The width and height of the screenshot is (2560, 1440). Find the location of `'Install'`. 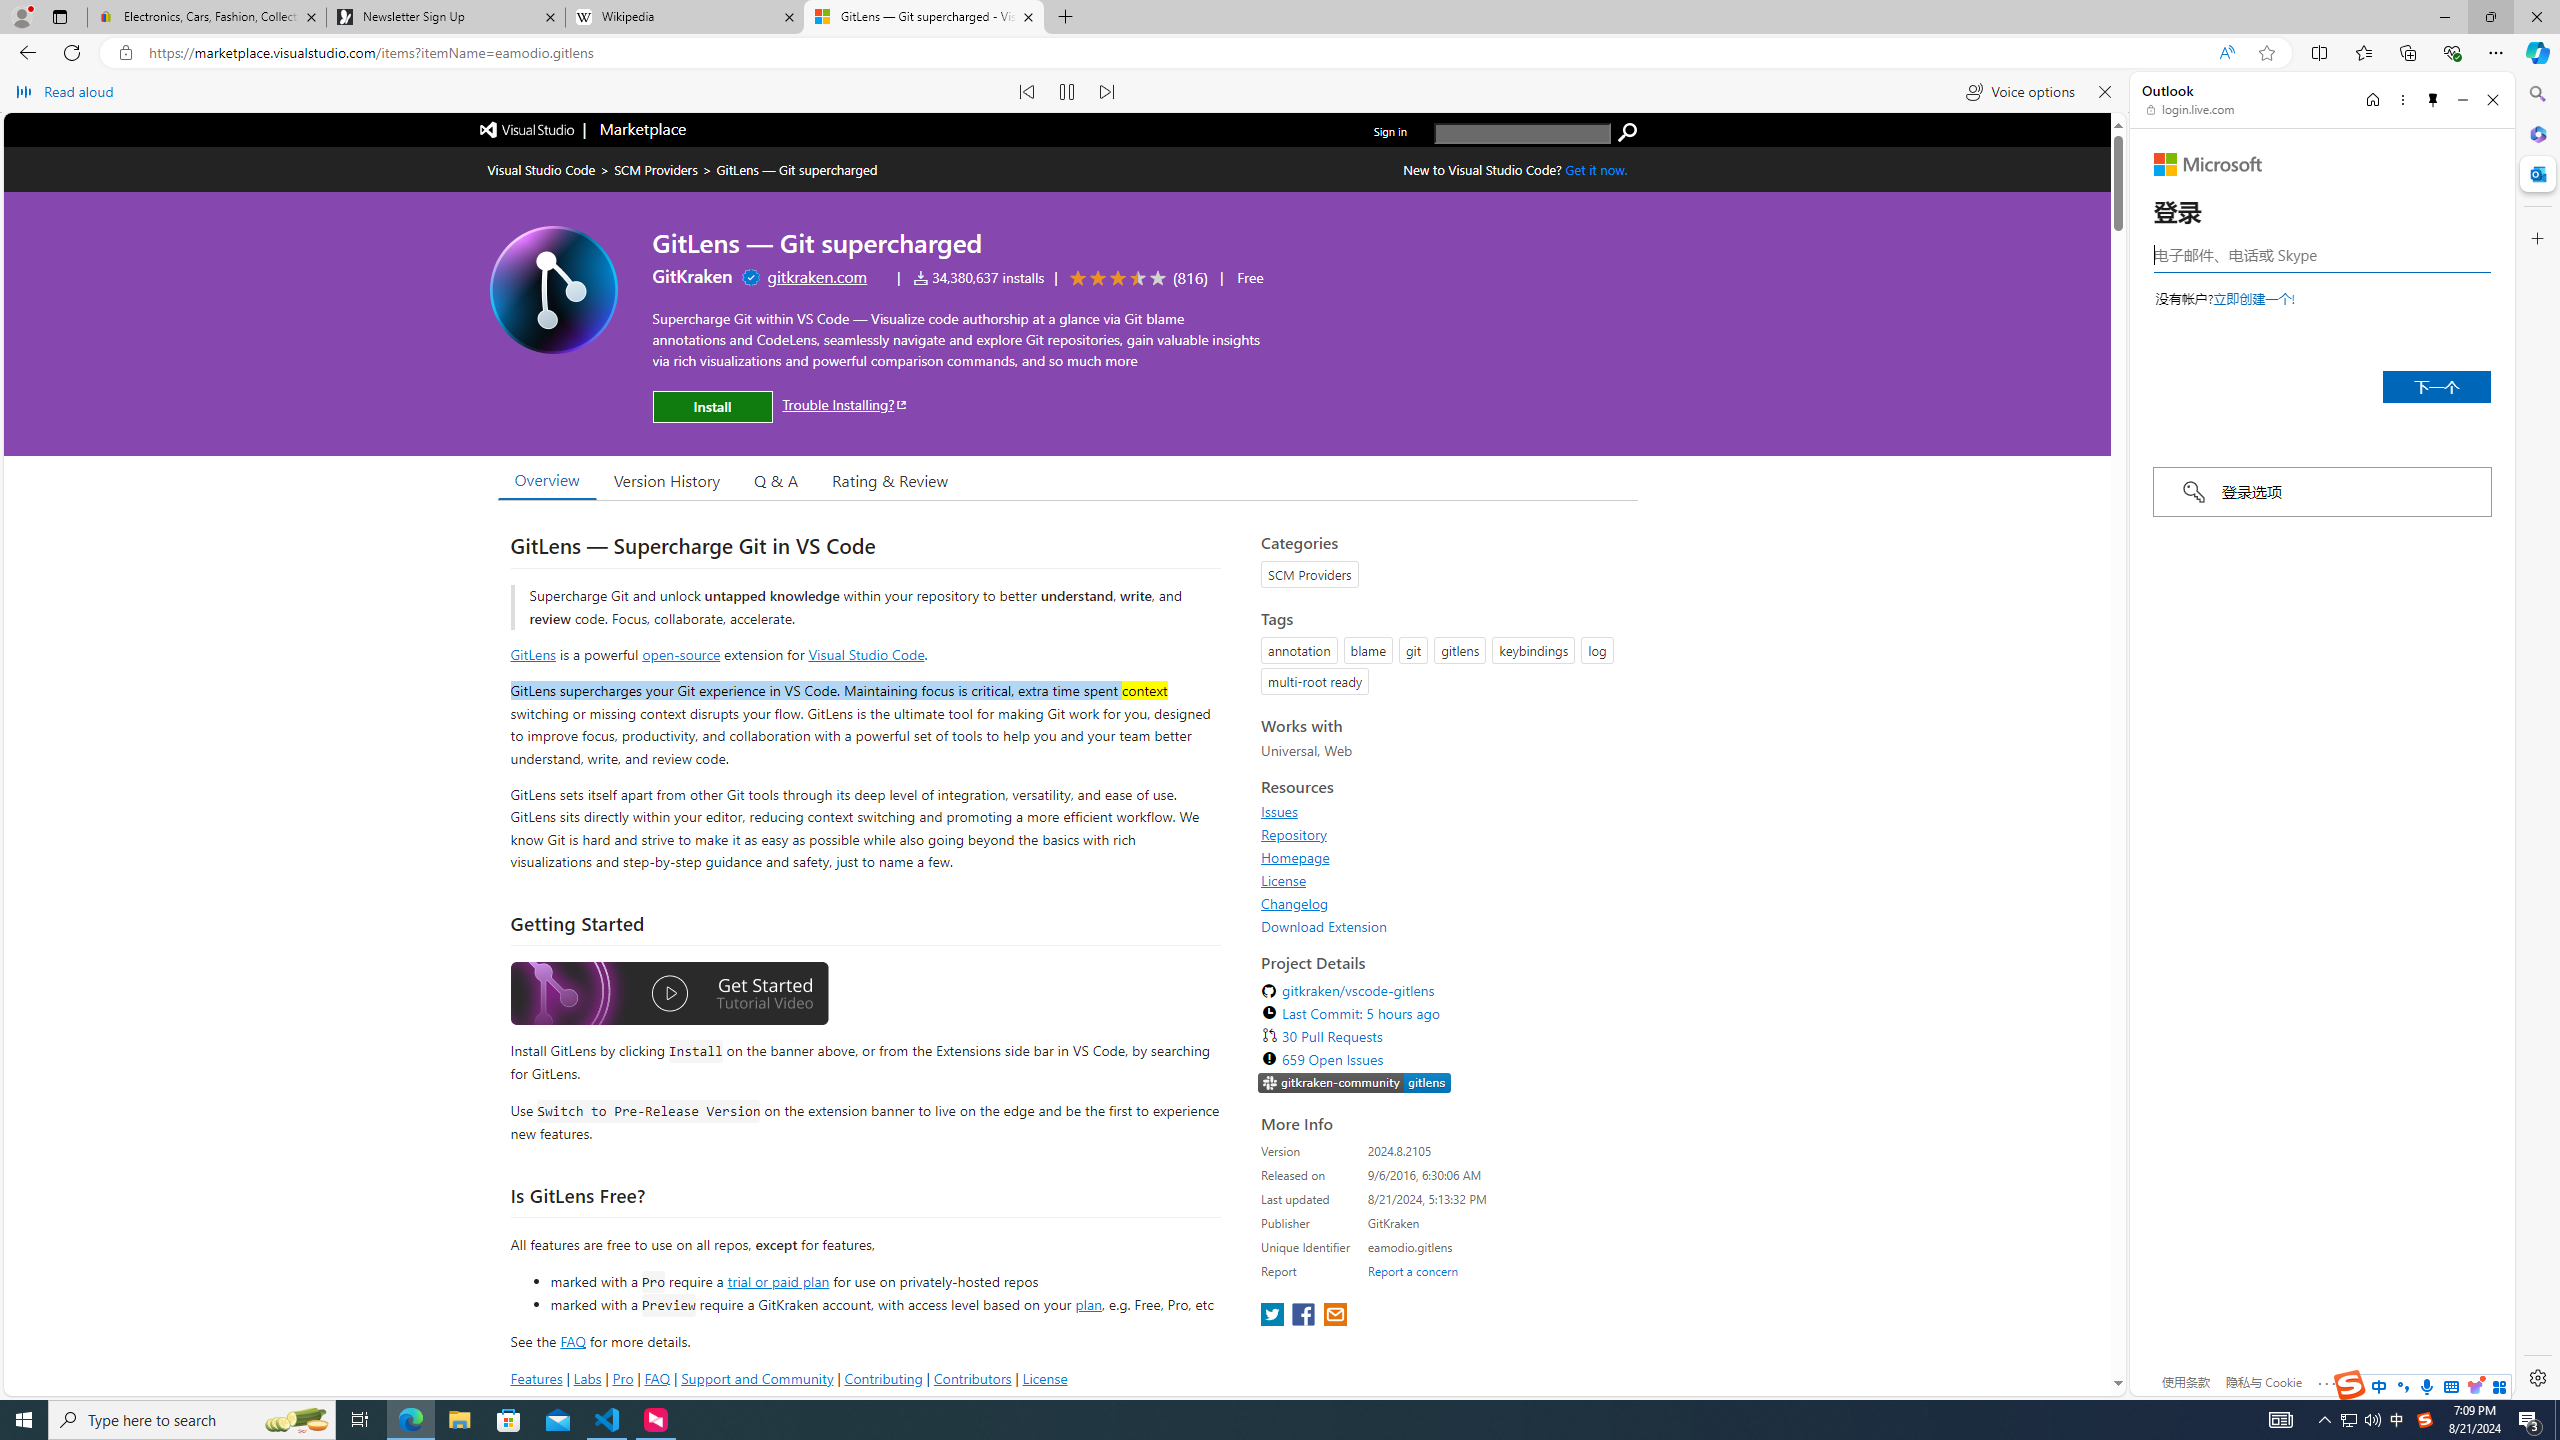

'Install' is located at coordinates (712, 406).